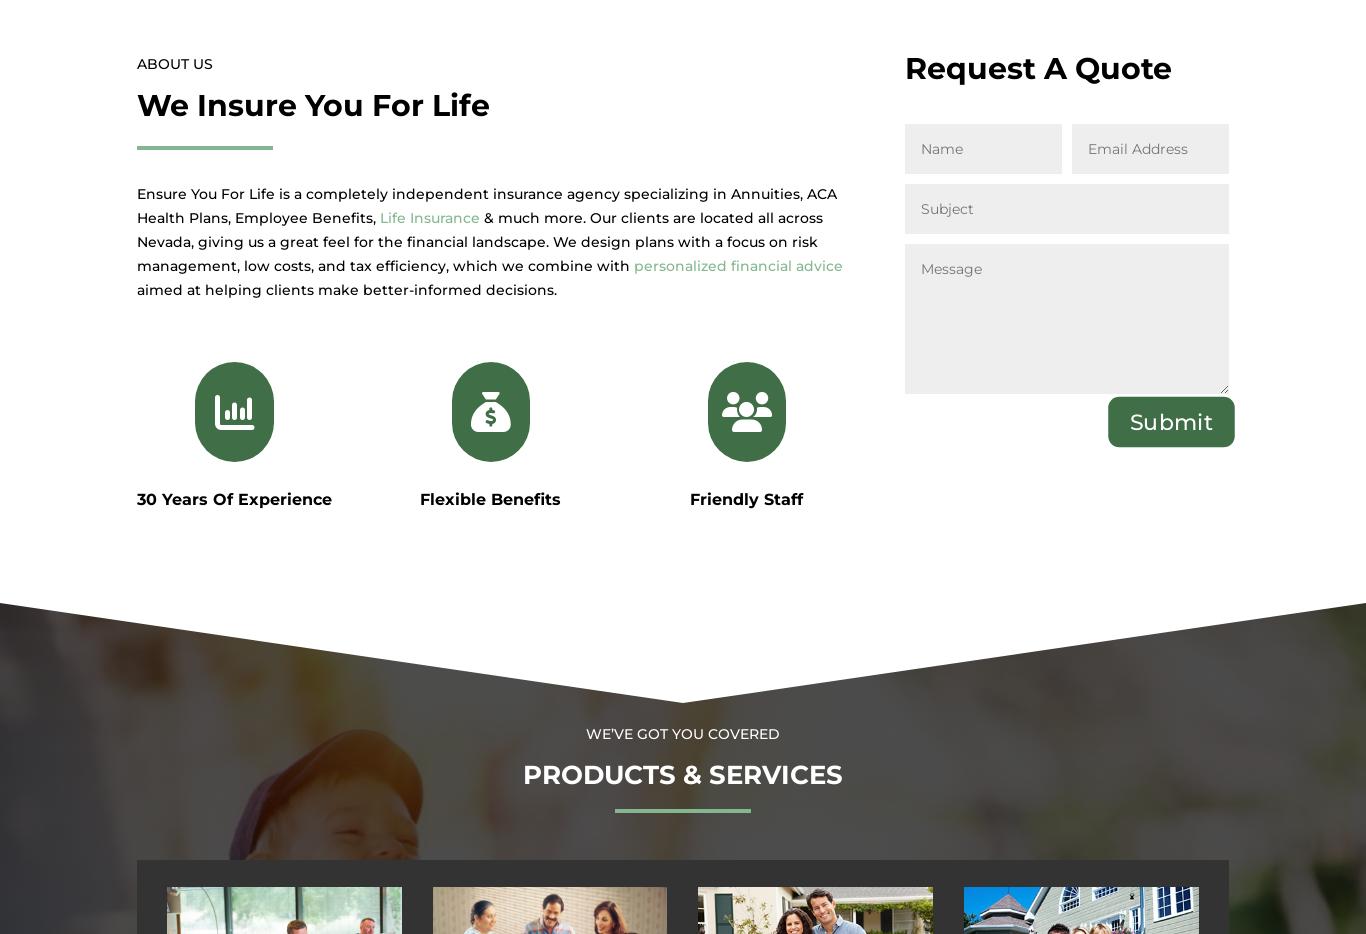 The width and height of the screenshot is (1366, 934). What do you see at coordinates (746, 498) in the screenshot?
I see `'Friendly Staff'` at bounding box center [746, 498].